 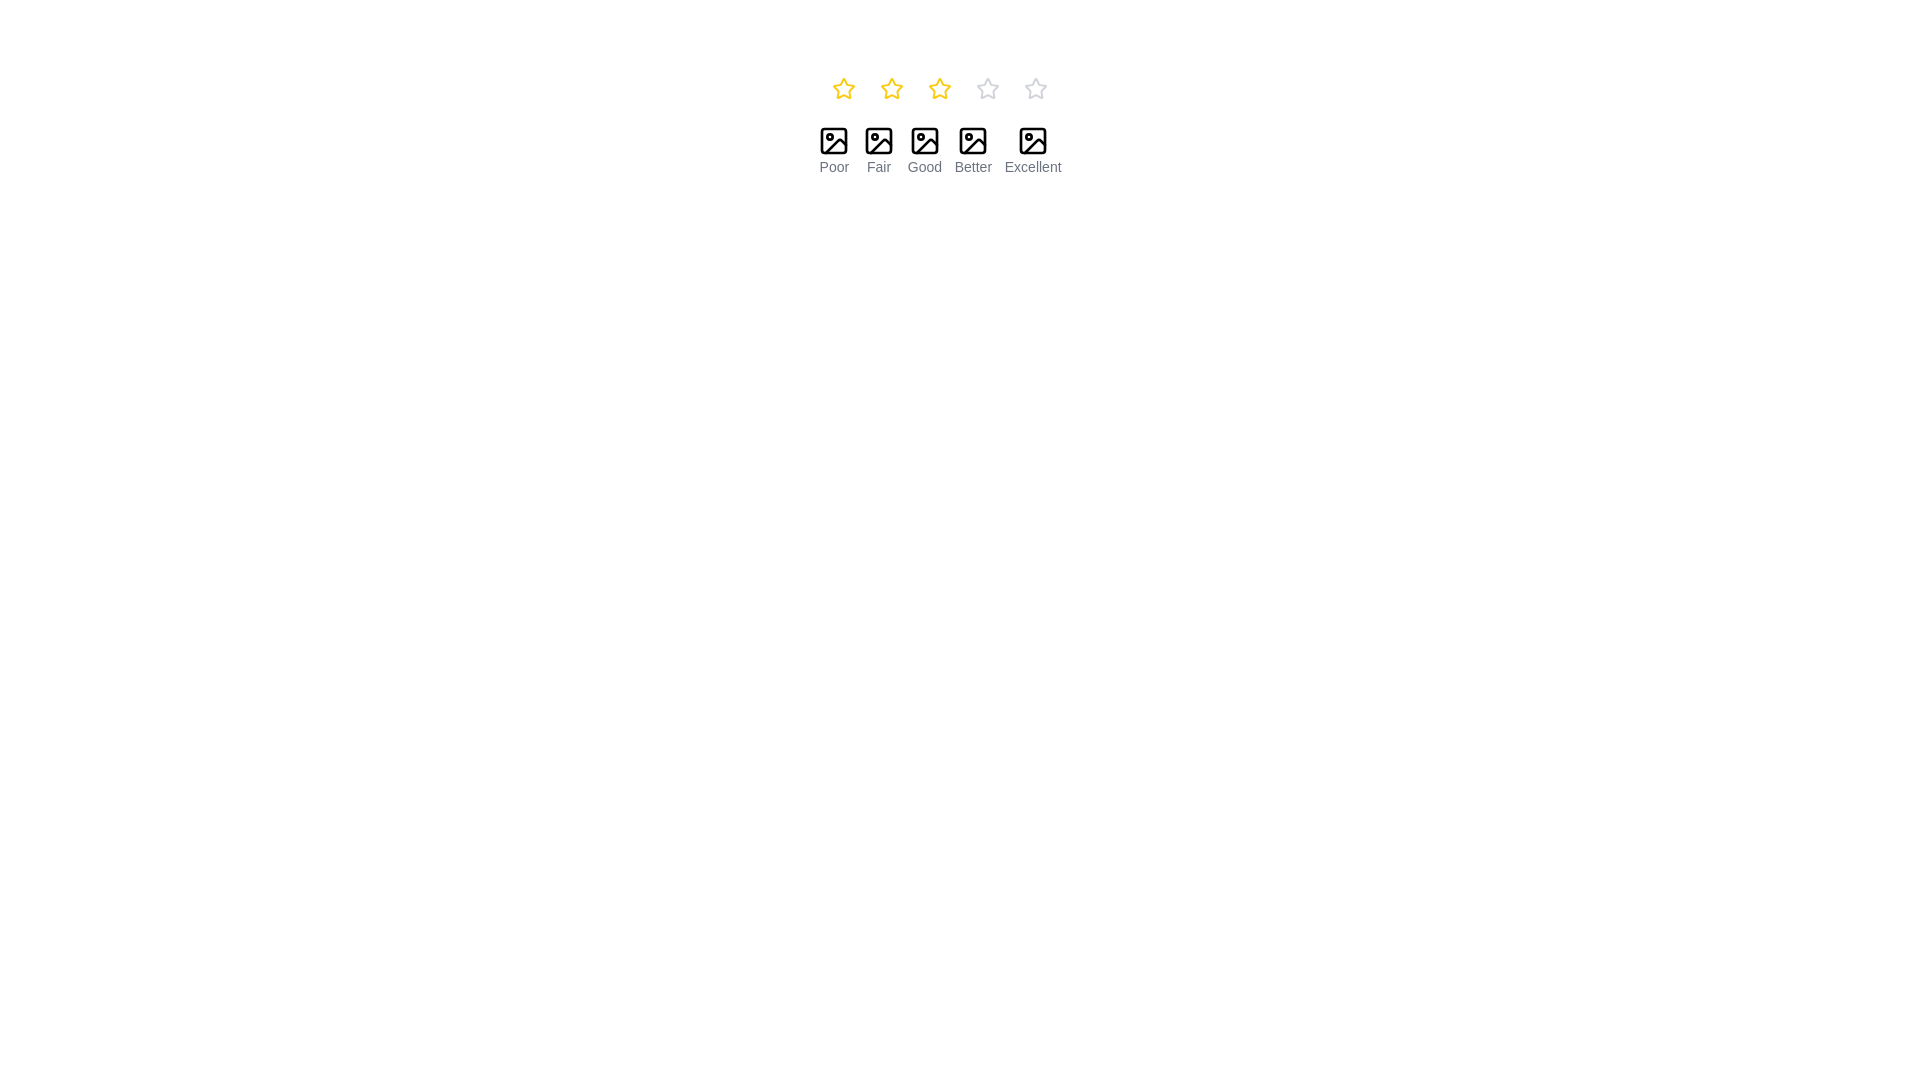 I want to click on the first Rating Item which is represented by a disabled image placeholder icon with the text 'Poor' below it, indicating a low rating, so click(x=834, y=149).